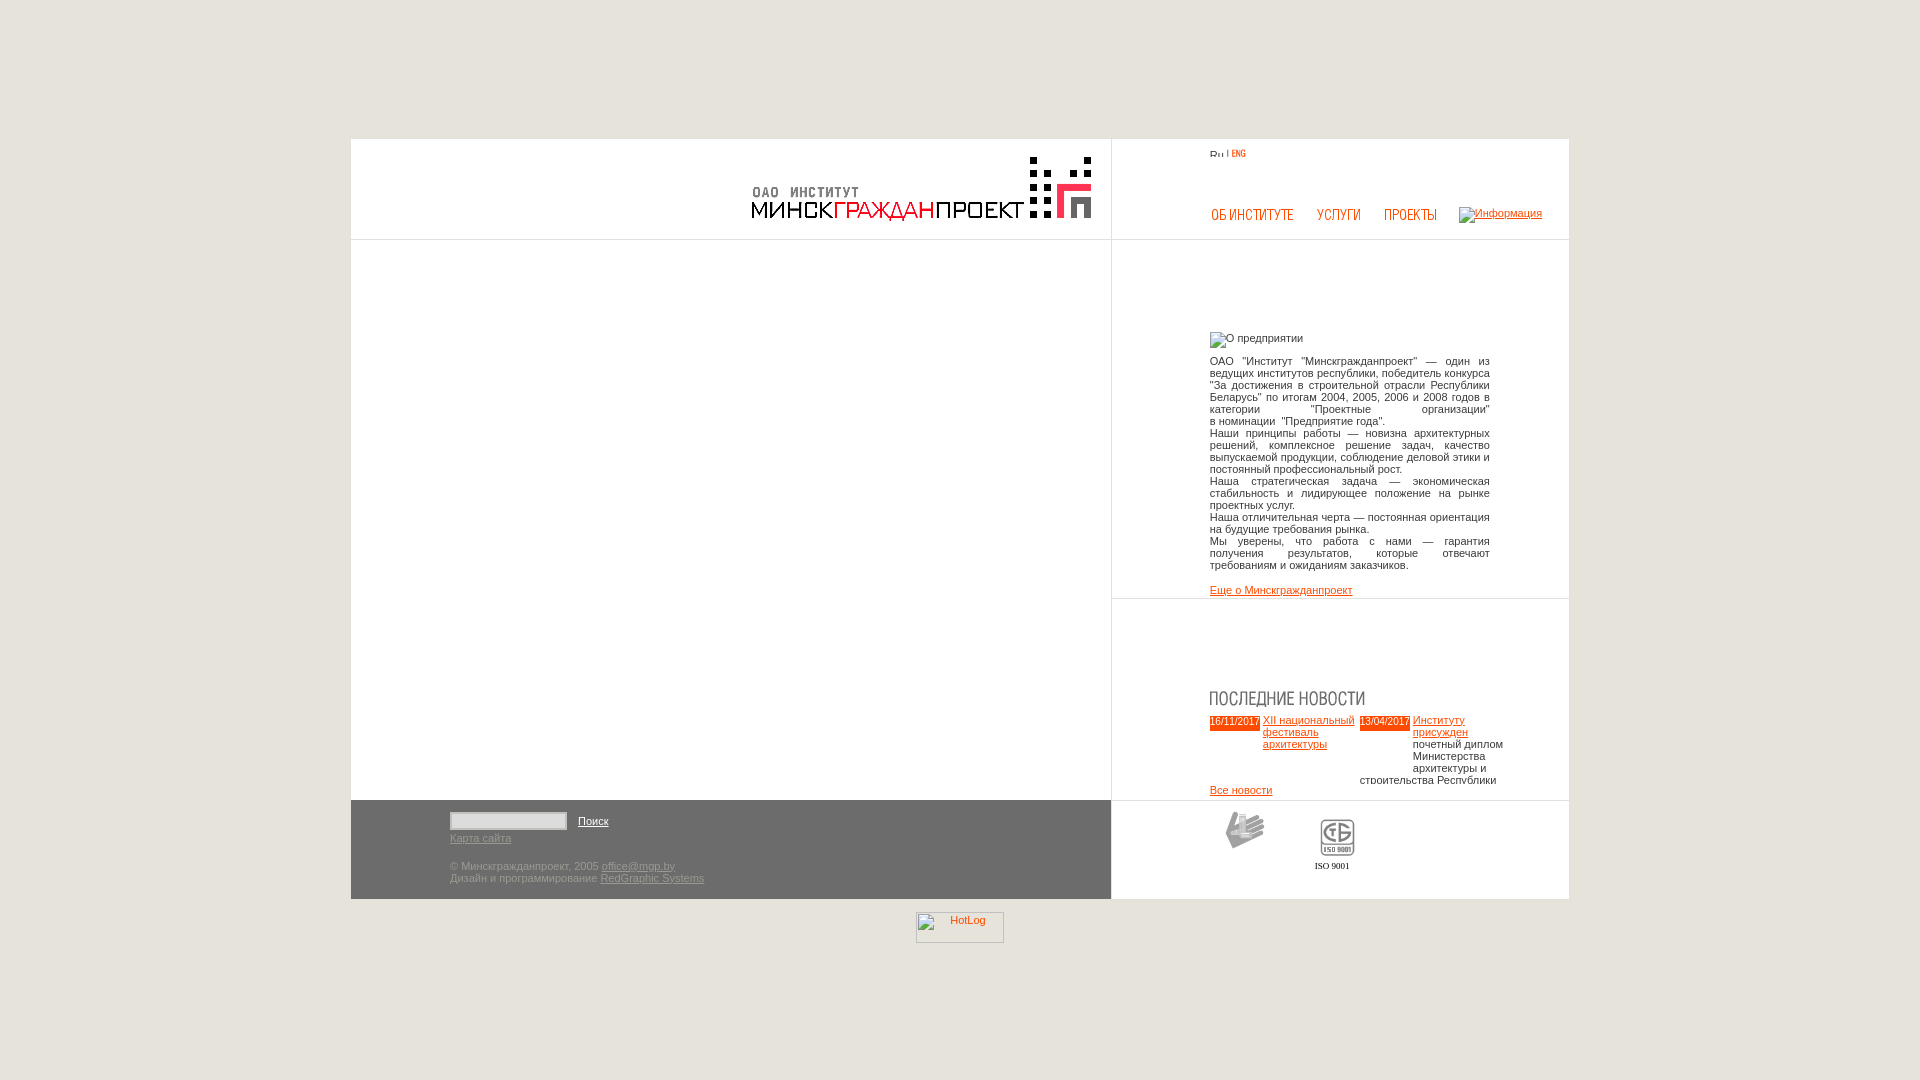  What do you see at coordinates (599, 877) in the screenshot?
I see `'RedGraphic Systems'` at bounding box center [599, 877].